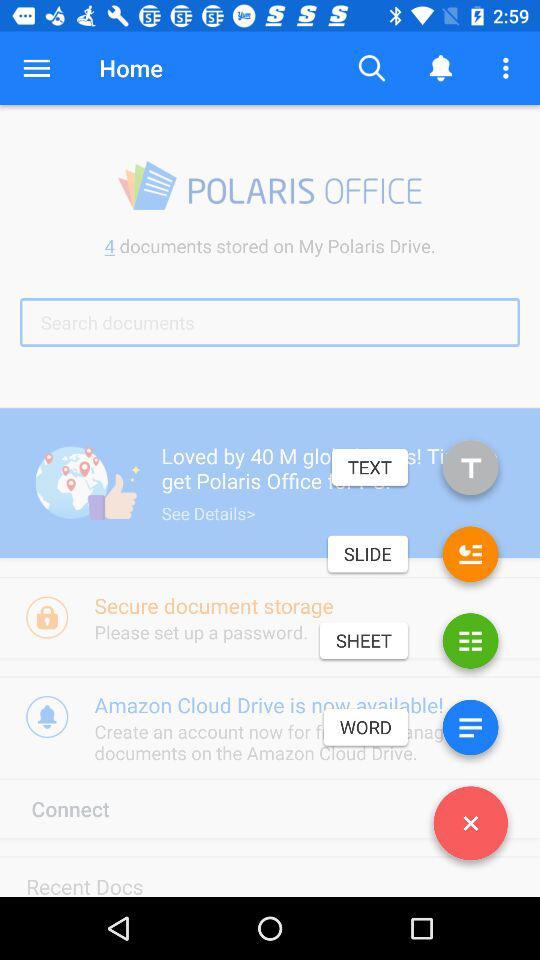 The image size is (540, 960). I want to click on the button next to the home button, so click(36, 68).